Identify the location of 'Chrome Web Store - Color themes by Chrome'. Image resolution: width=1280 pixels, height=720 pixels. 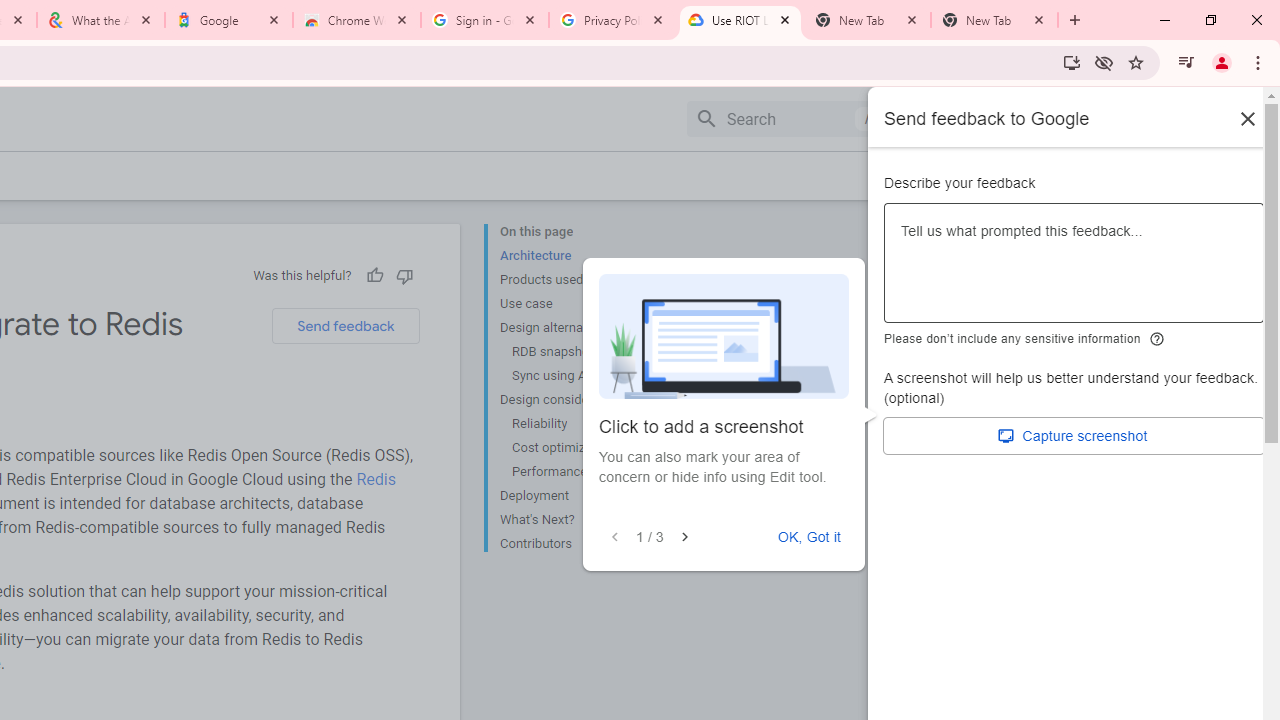
(357, 20).